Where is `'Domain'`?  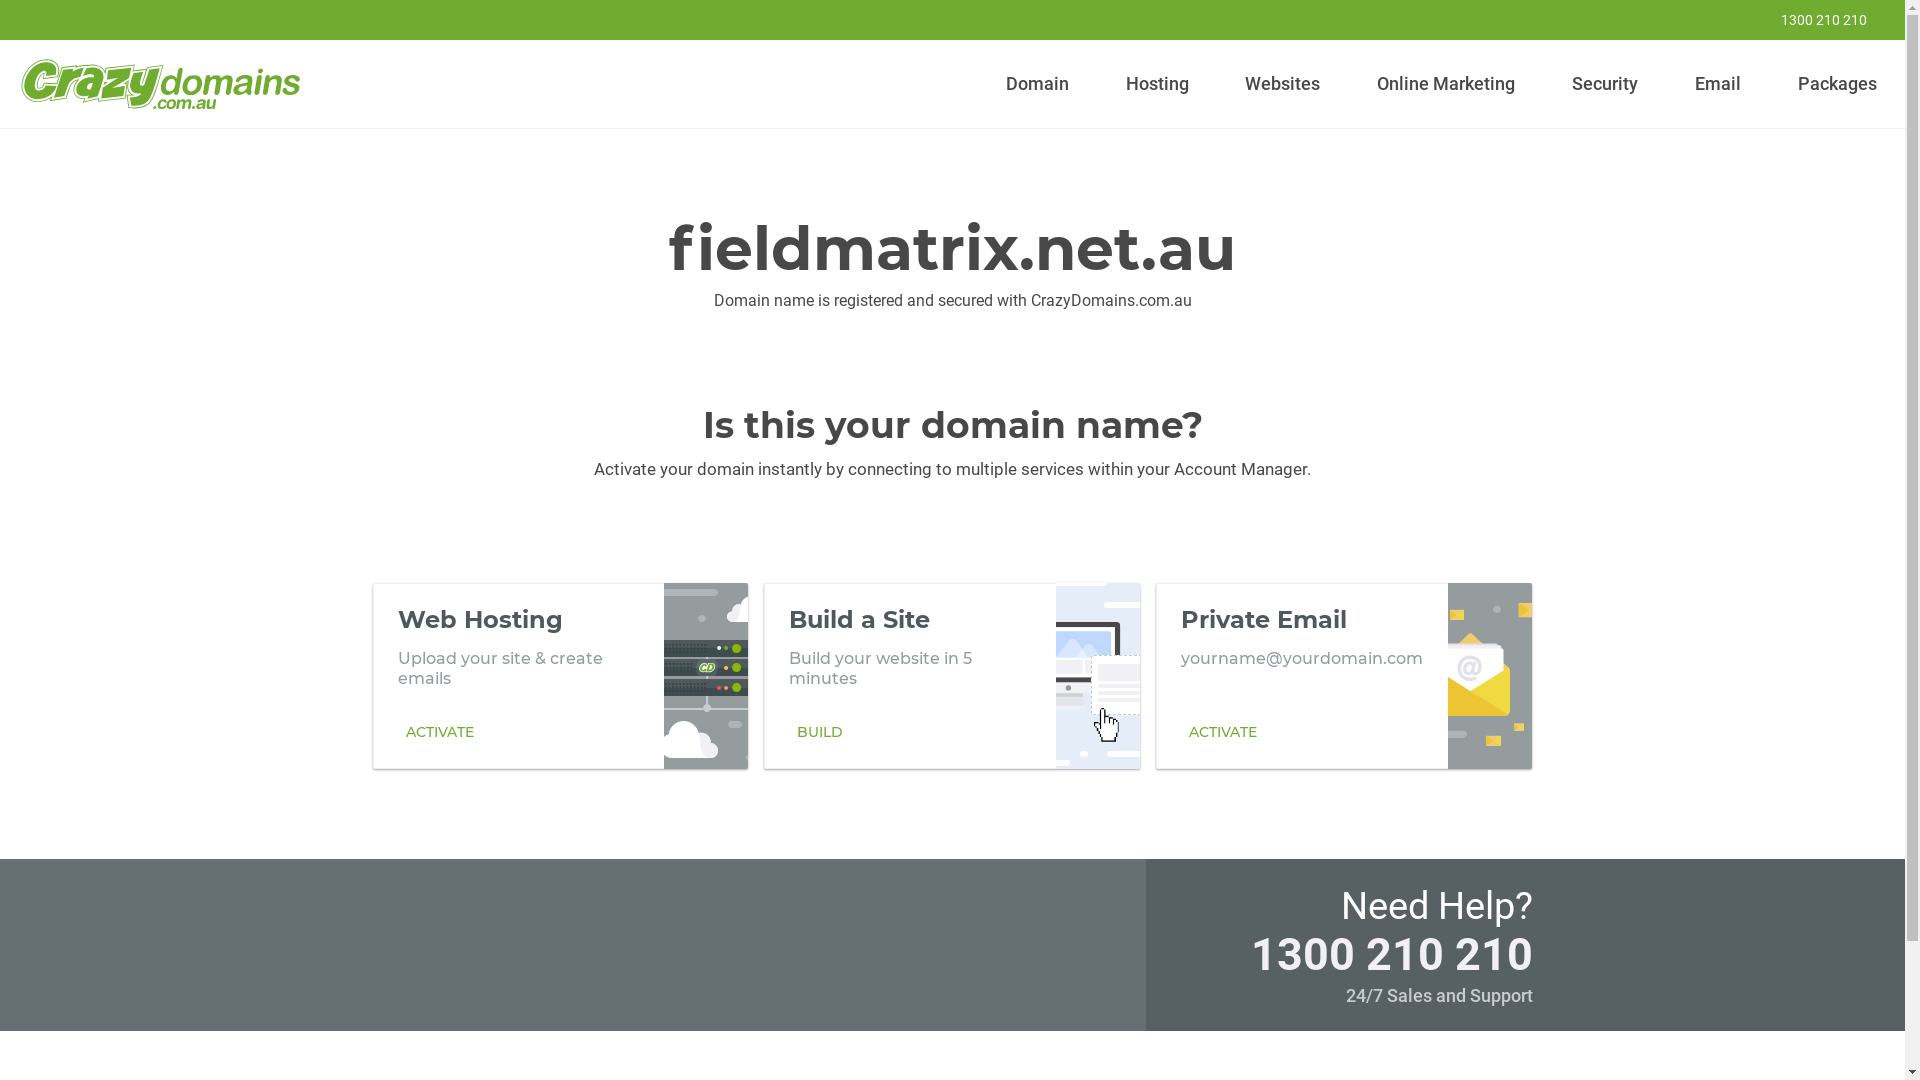
'Domain' is located at coordinates (1037, 83).